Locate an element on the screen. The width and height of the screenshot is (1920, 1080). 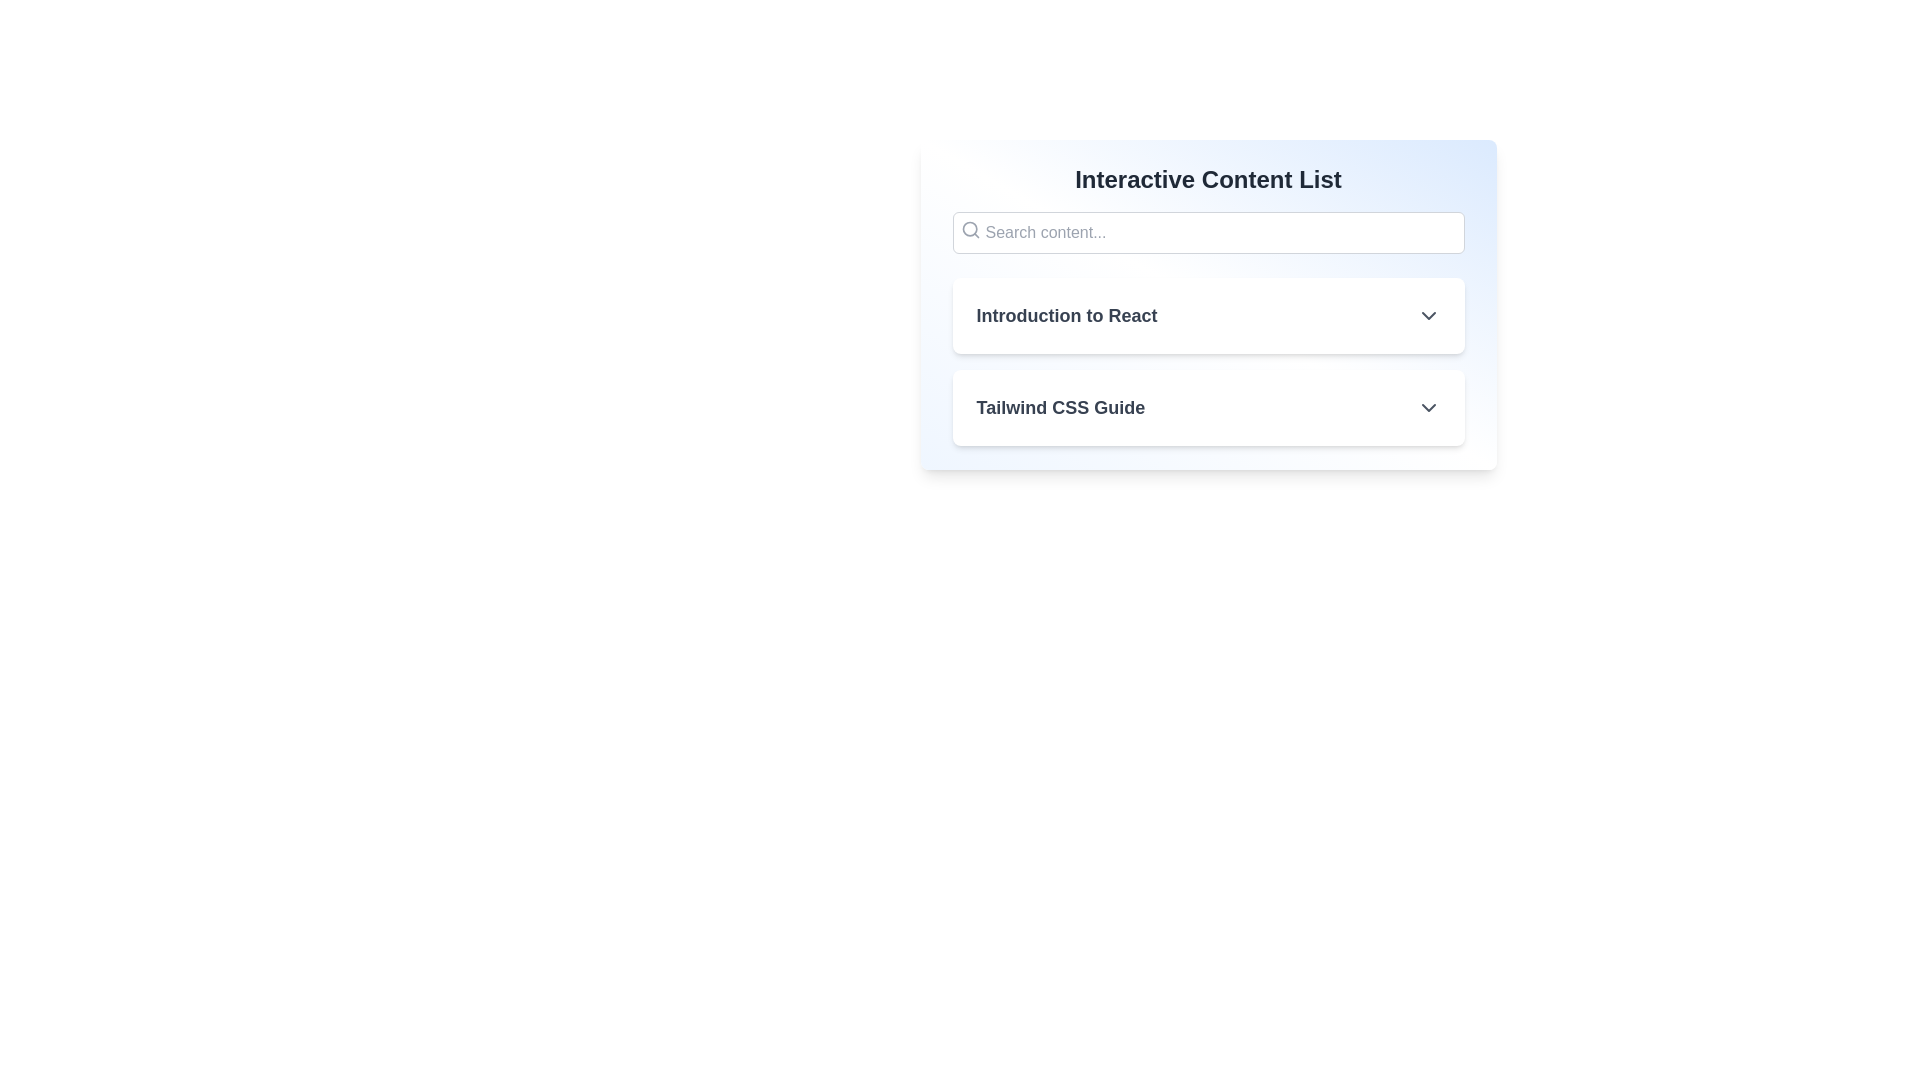
the icon accompanying the list item titled 'Tailwind CSS Guide' to toggle its expanded state is located at coordinates (1427, 407).